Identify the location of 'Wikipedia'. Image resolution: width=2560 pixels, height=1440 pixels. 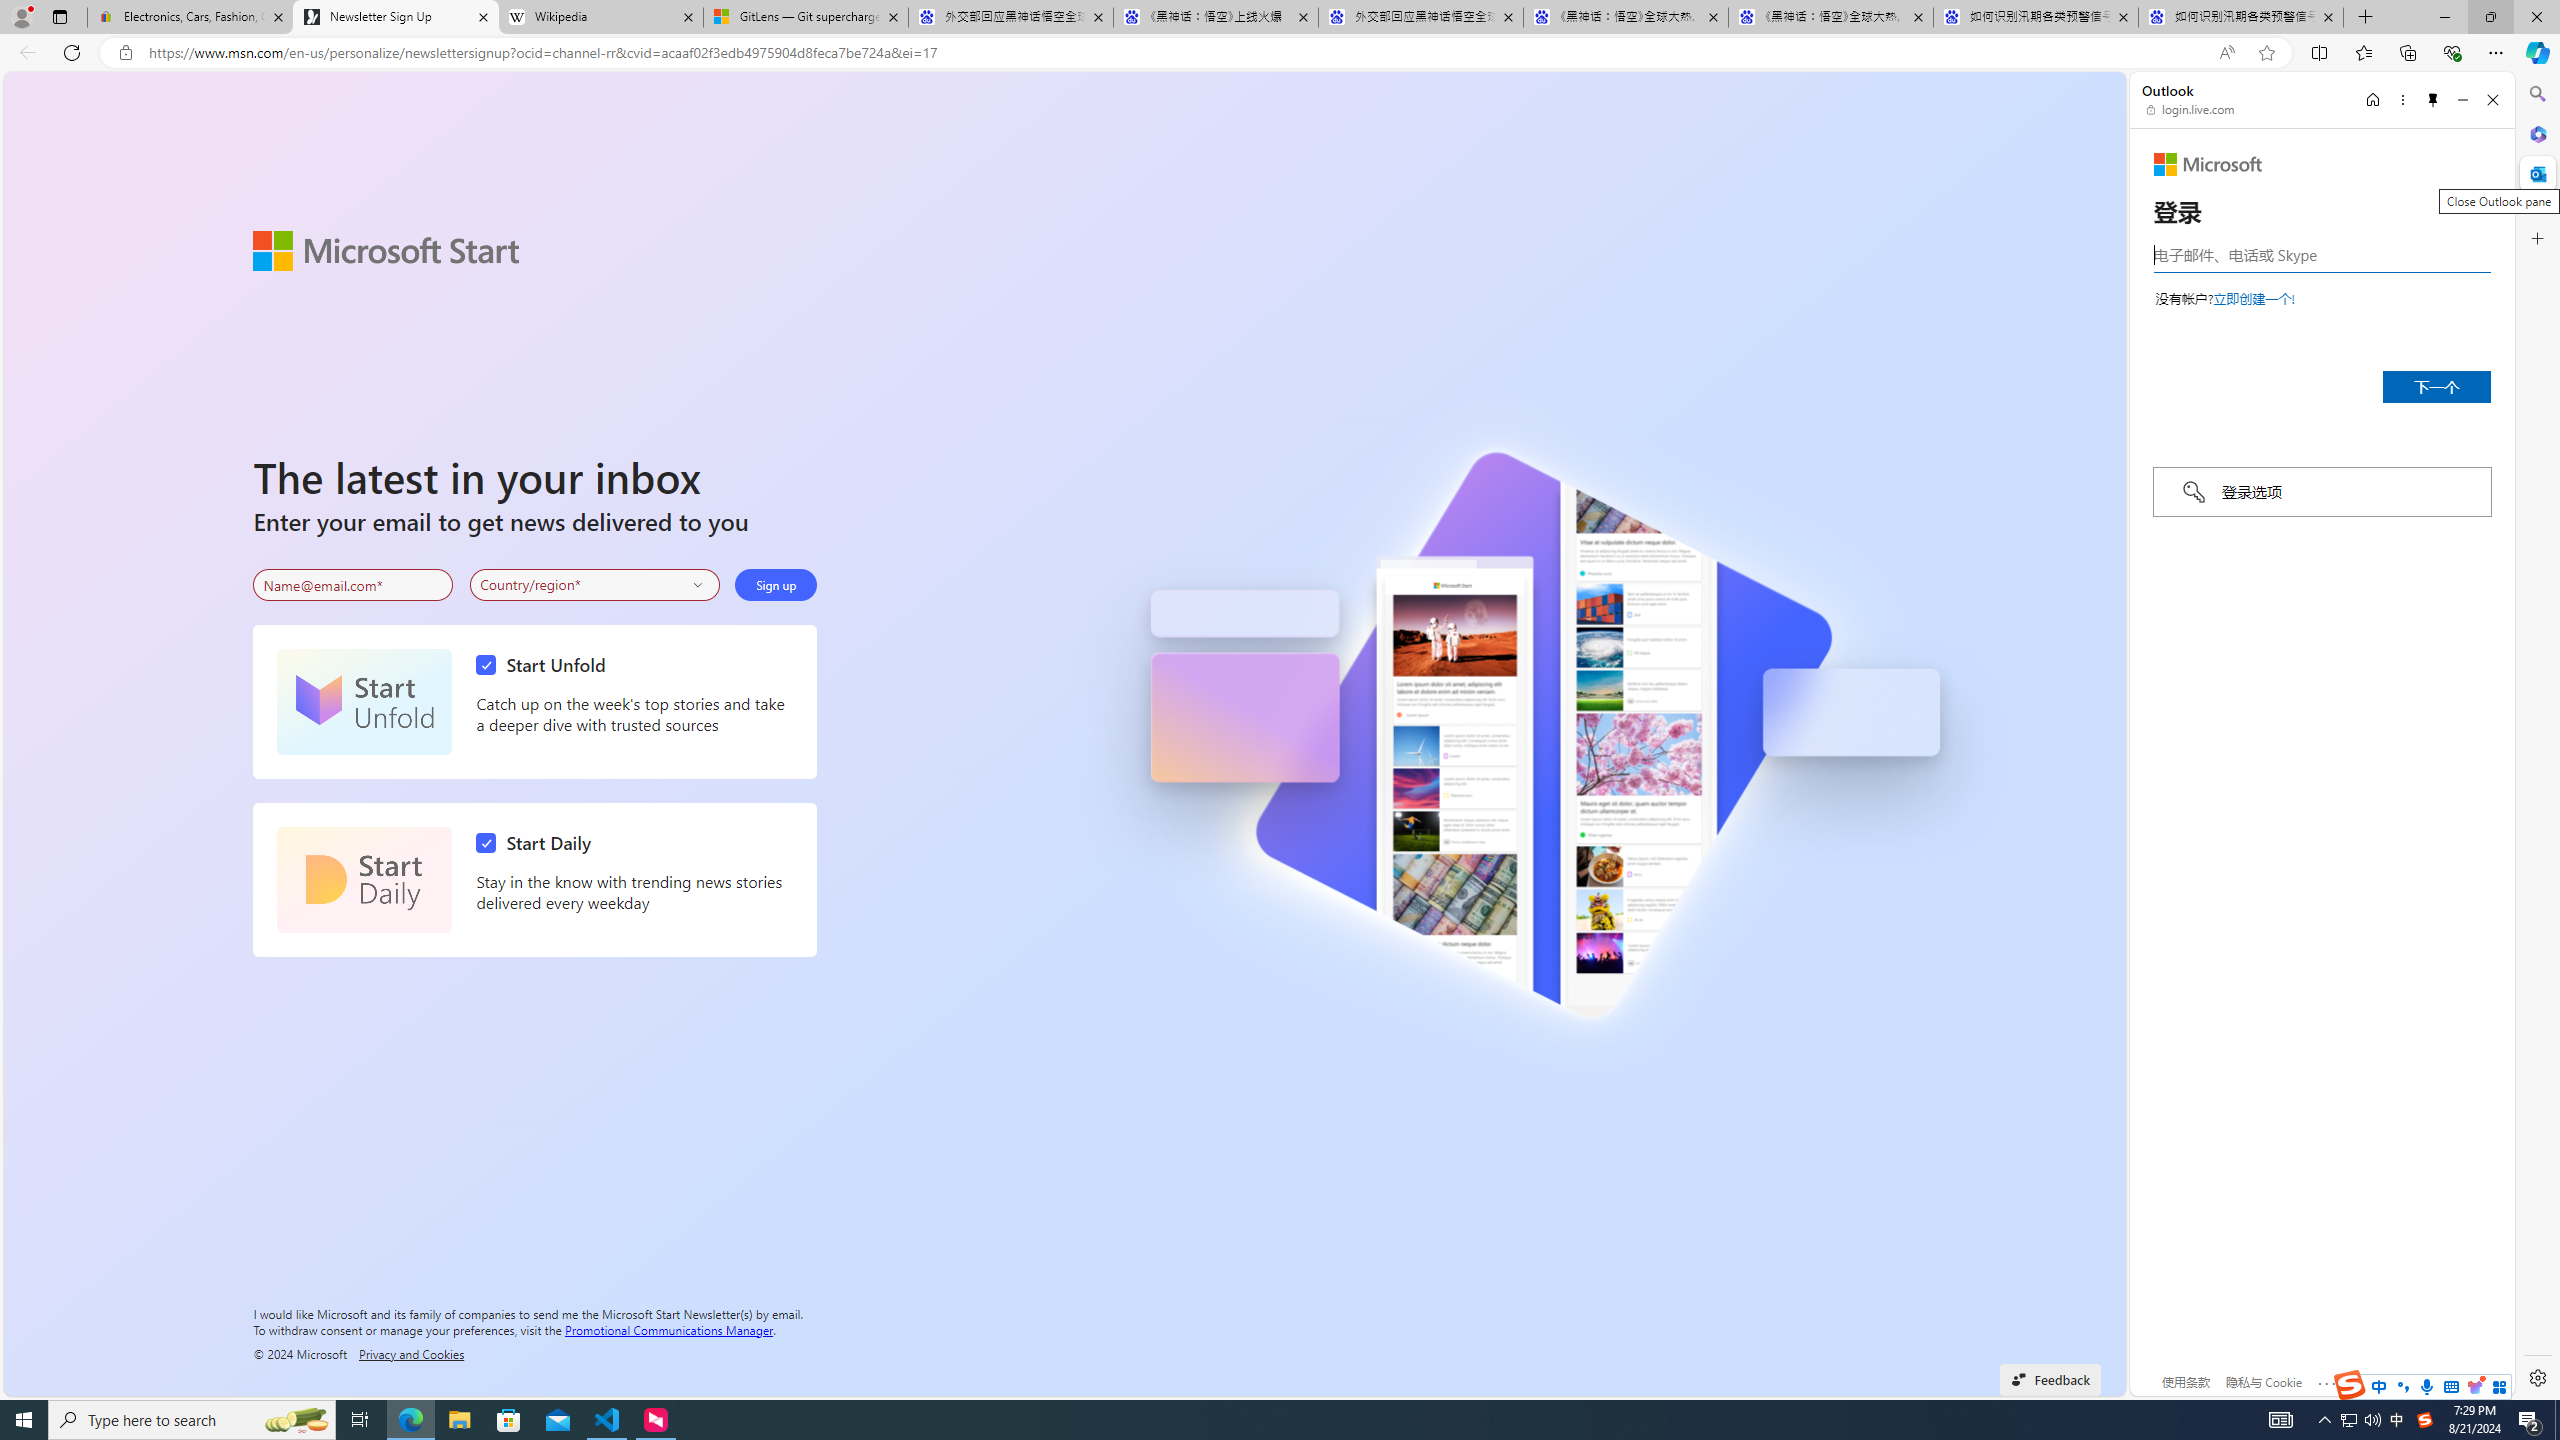
(599, 16).